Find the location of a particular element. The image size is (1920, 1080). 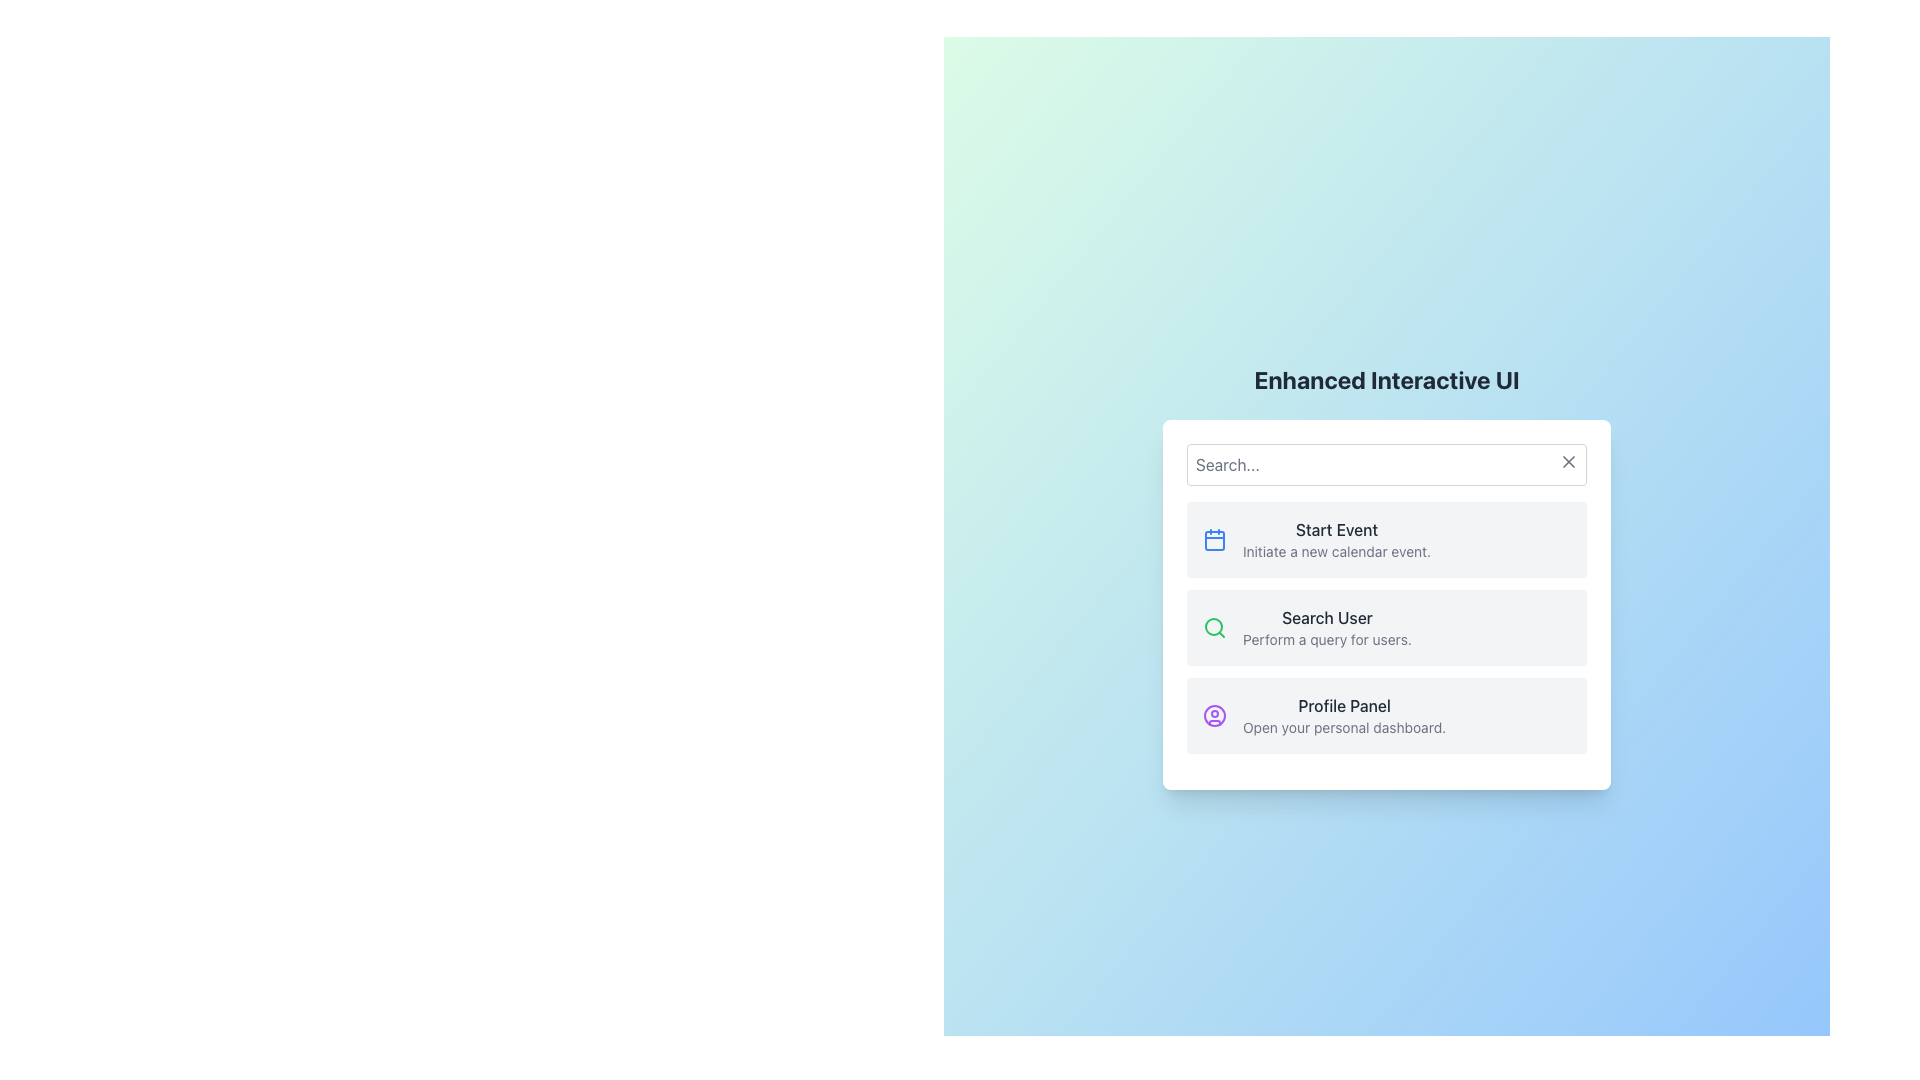

the 'Profile Panel' text label which indicates a specific feature within the interactive list in the white panel on a blue gradient background is located at coordinates (1344, 704).